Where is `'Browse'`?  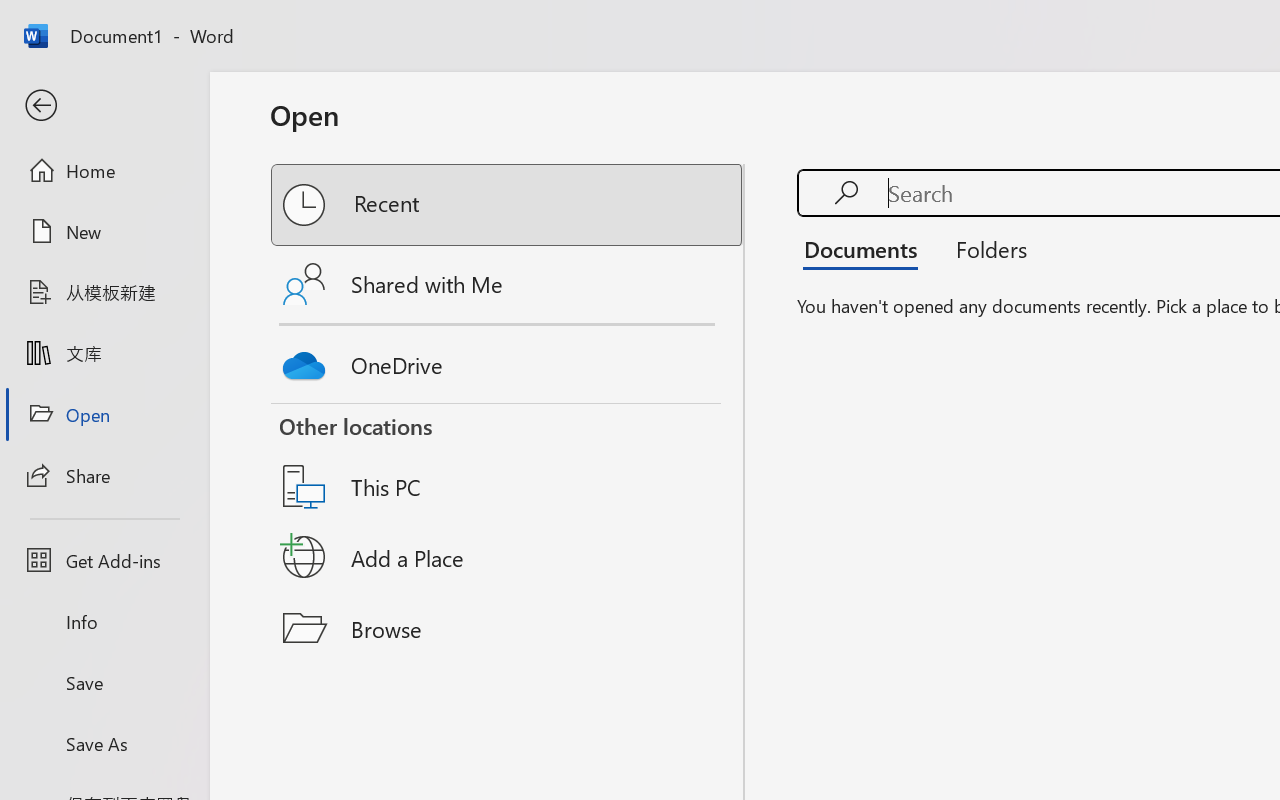 'Browse' is located at coordinates (508, 628).